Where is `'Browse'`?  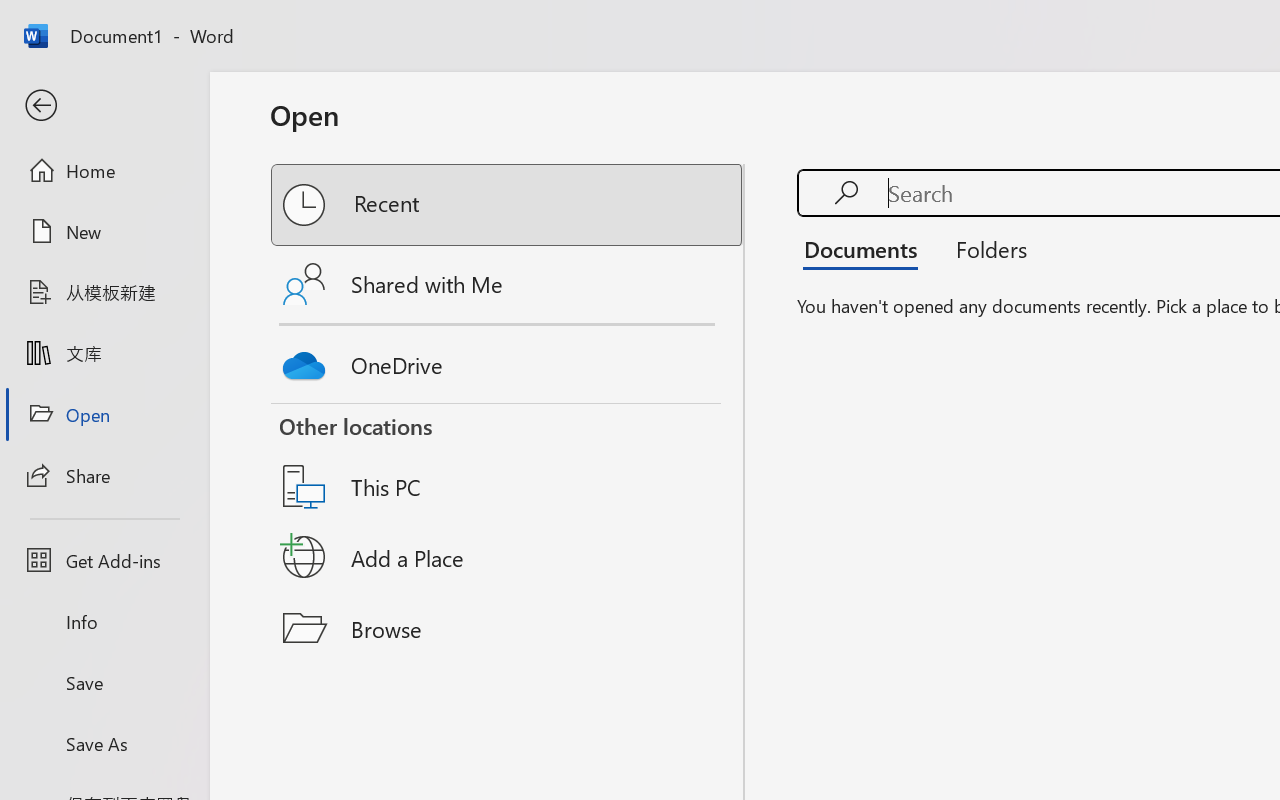 'Browse' is located at coordinates (508, 628).